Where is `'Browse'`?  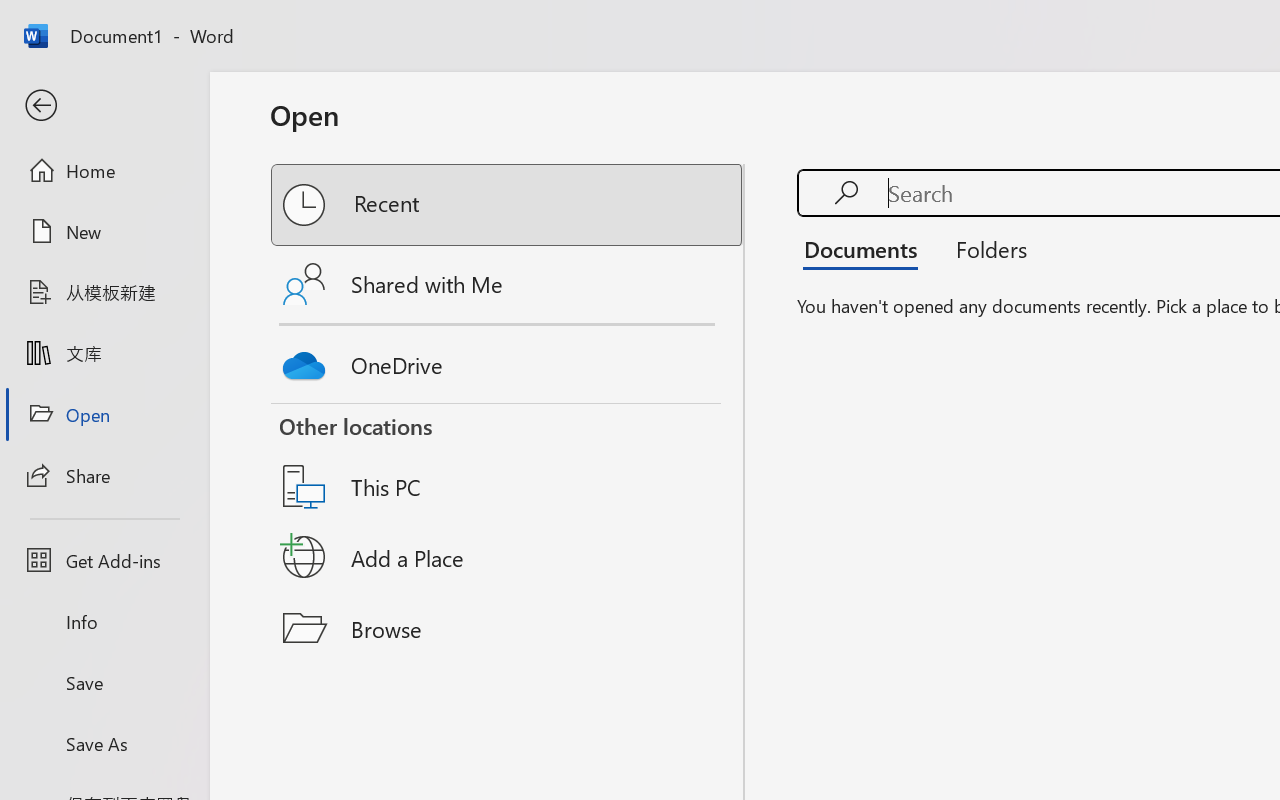 'Browse' is located at coordinates (508, 628).